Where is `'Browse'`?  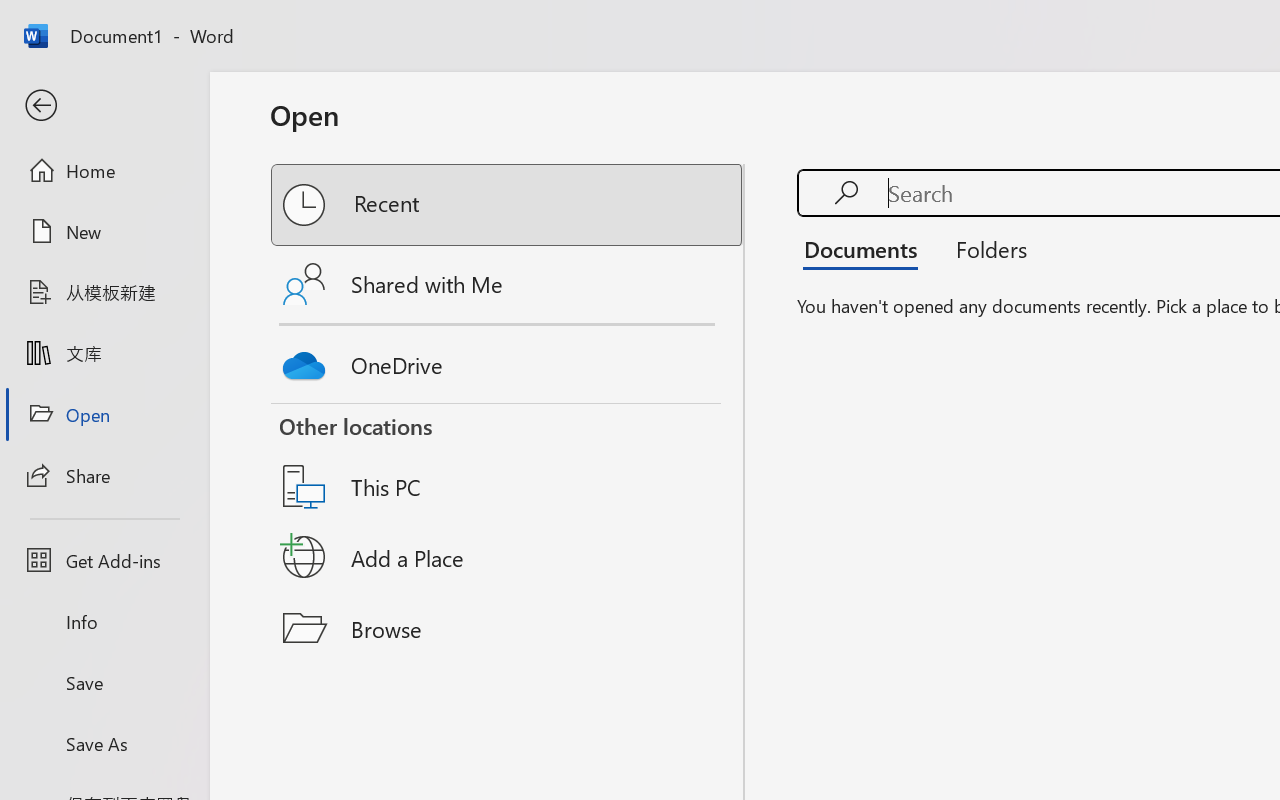 'Browse' is located at coordinates (508, 628).